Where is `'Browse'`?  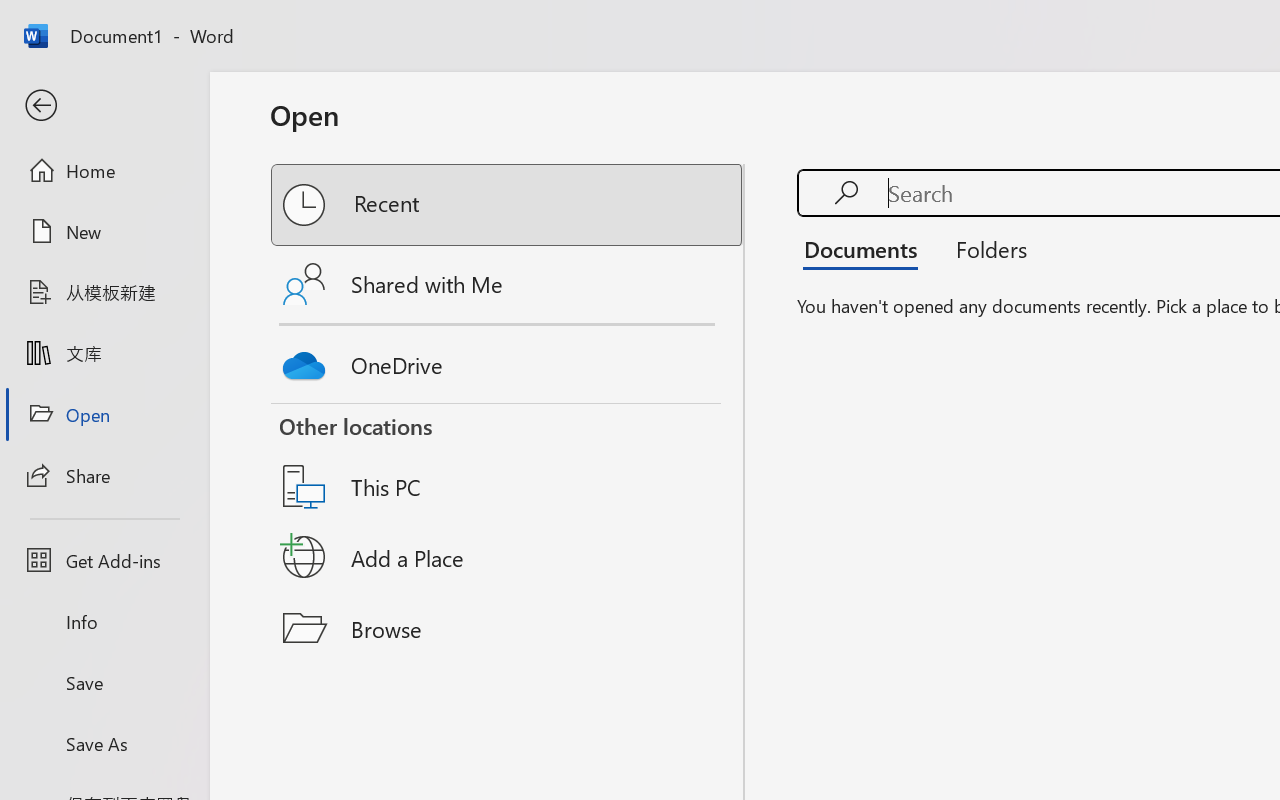 'Browse' is located at coordinates (508, 628).